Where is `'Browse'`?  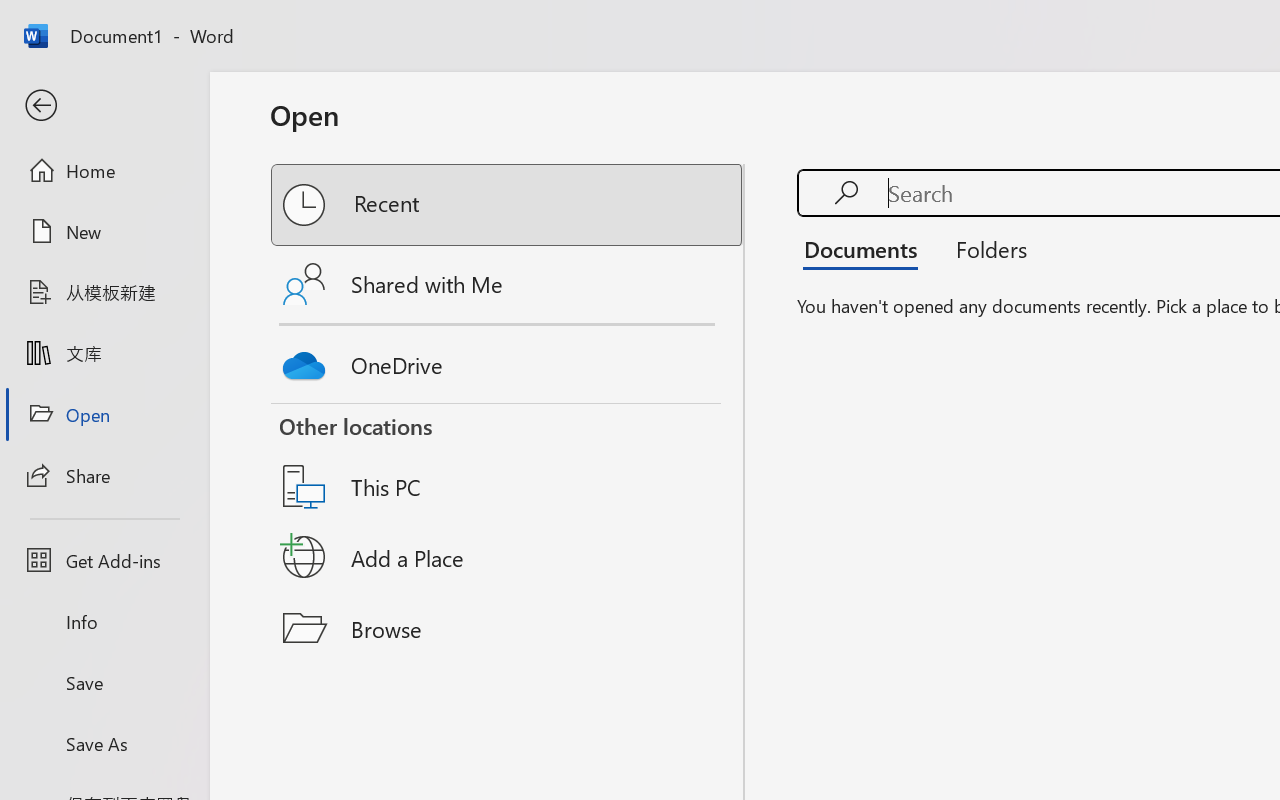 'Browse' is located at coordinates (508, 628).